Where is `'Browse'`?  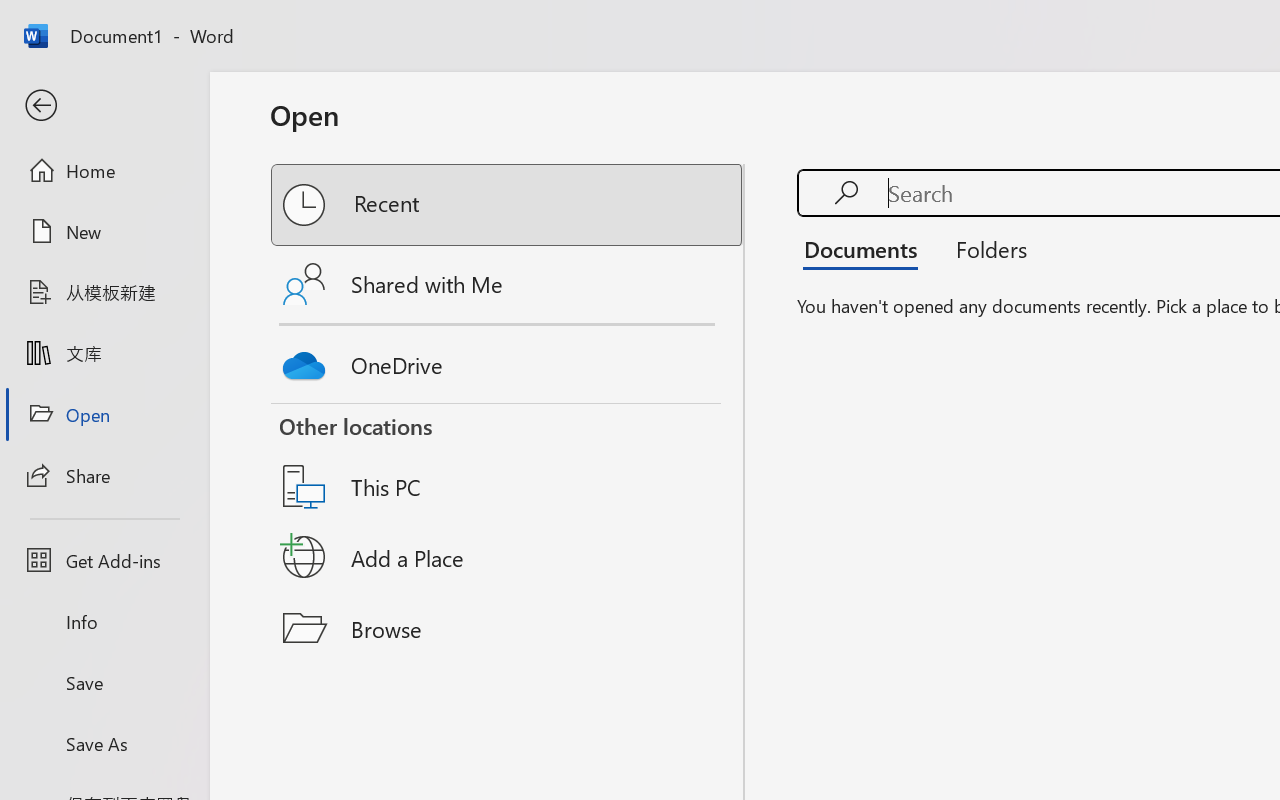 'Browse' is located at coordinates (508, 628).